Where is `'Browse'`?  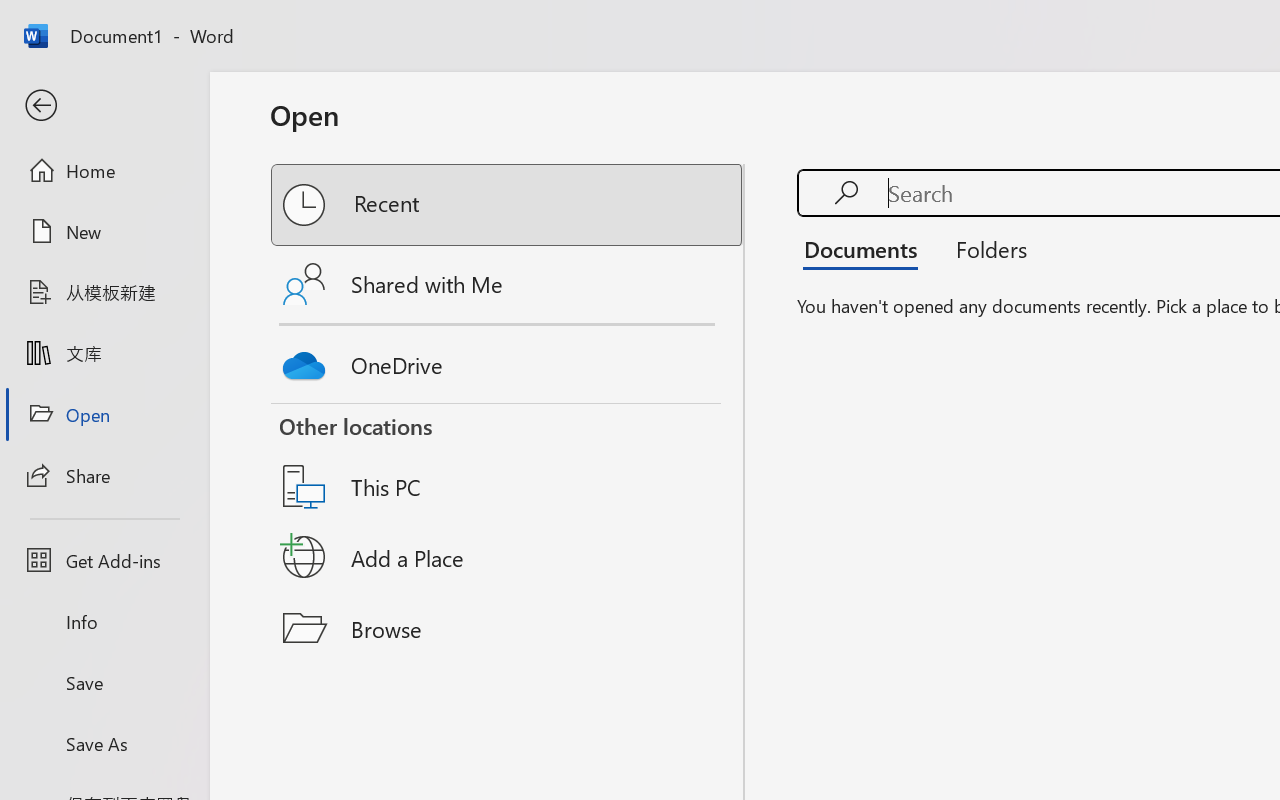 'Browse' is located at coordinates (508, 628).